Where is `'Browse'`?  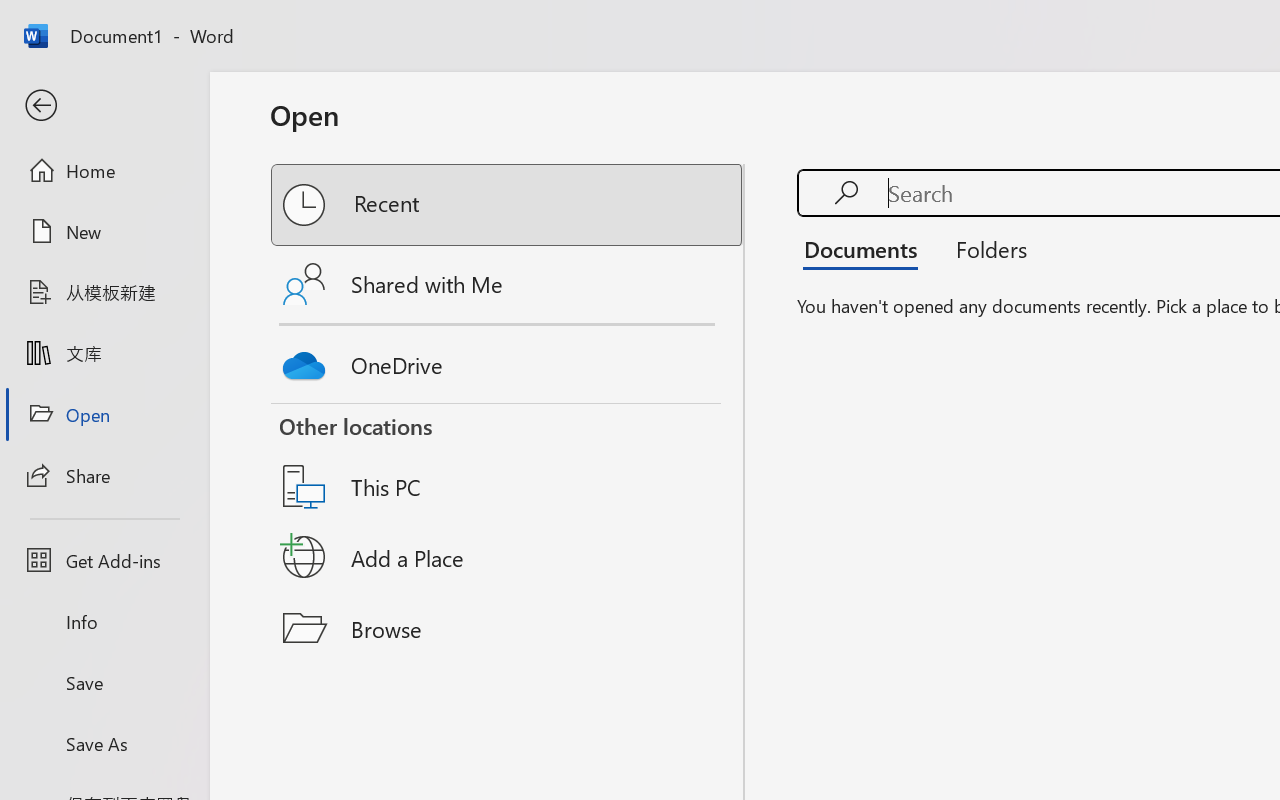 'Browse' is located at coordinates (508, 628).